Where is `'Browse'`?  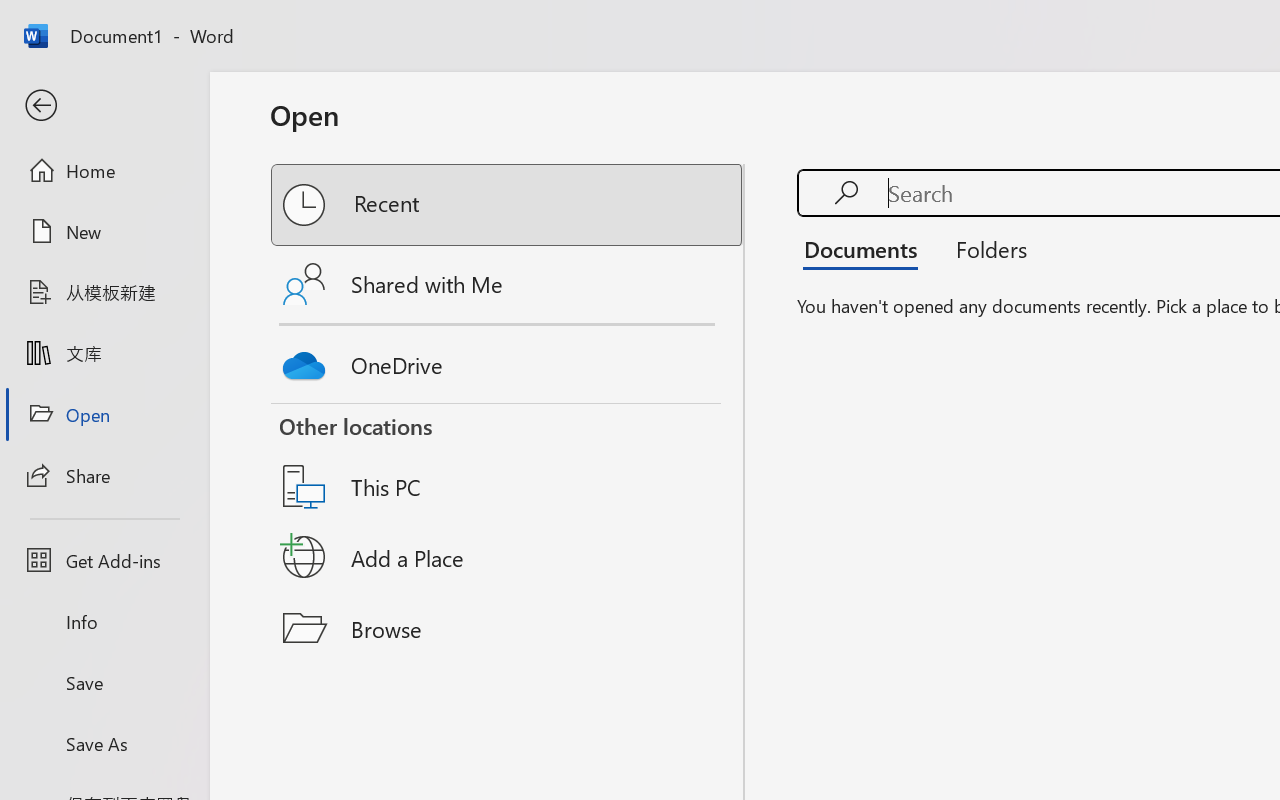 'Browse' is located at coordinates (508, 628).